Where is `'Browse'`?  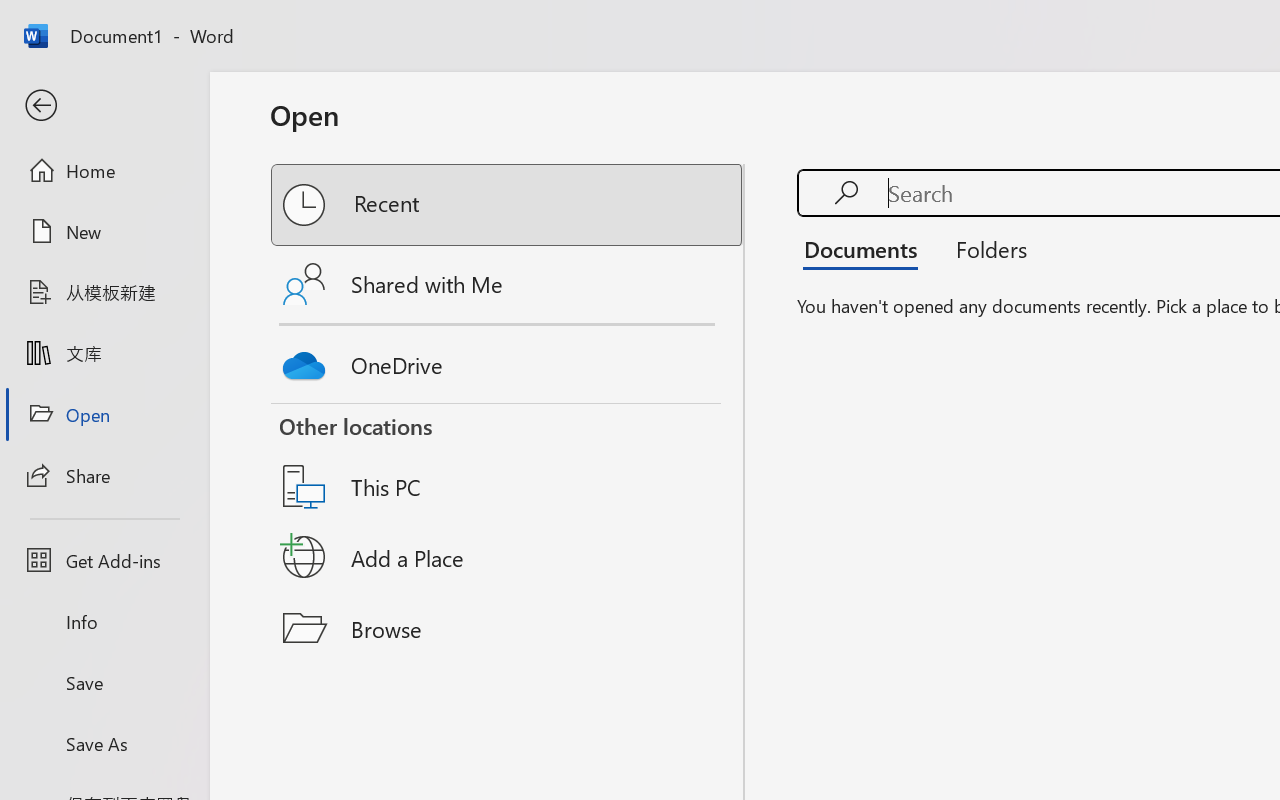 'Browse' is located at coordinates (508, 628).